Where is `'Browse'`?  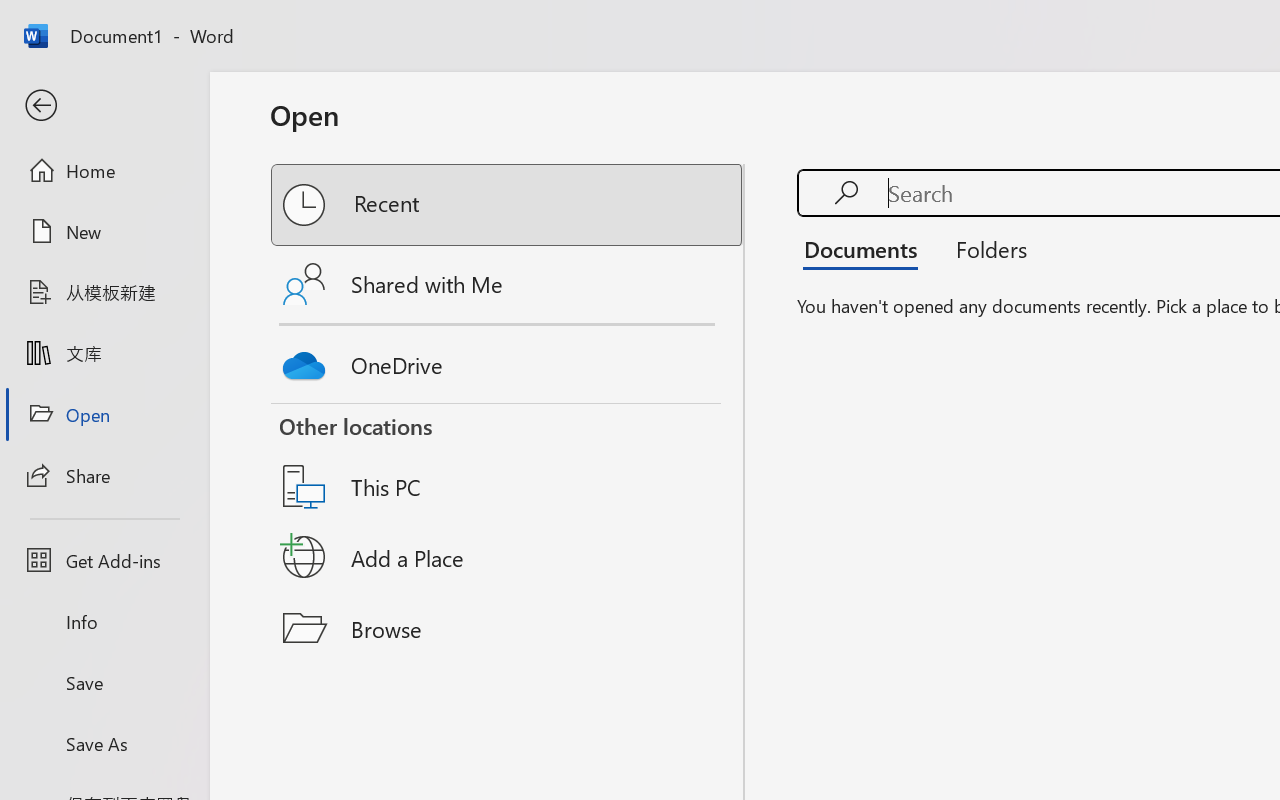 'Browse' is located at coordinates (508, 628).